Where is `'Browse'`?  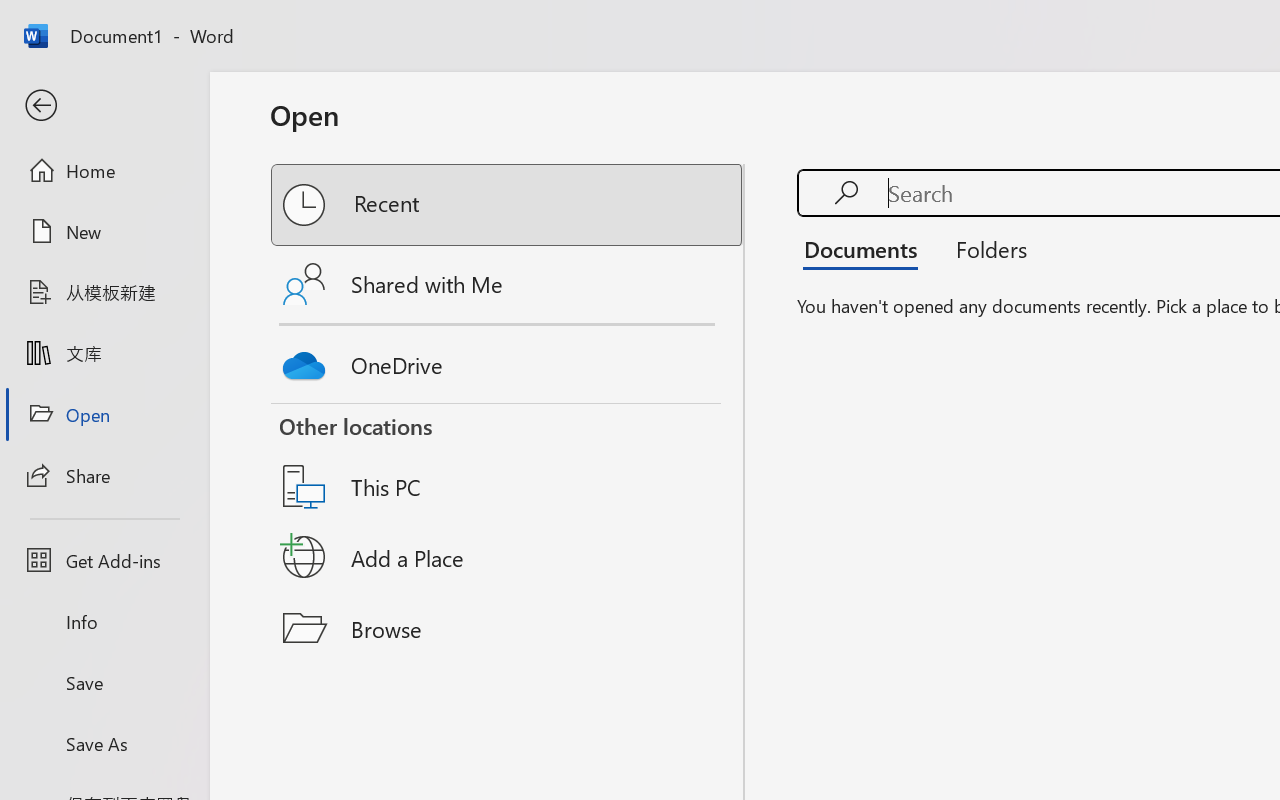 'Browse' is located at coordinates (508, 628).